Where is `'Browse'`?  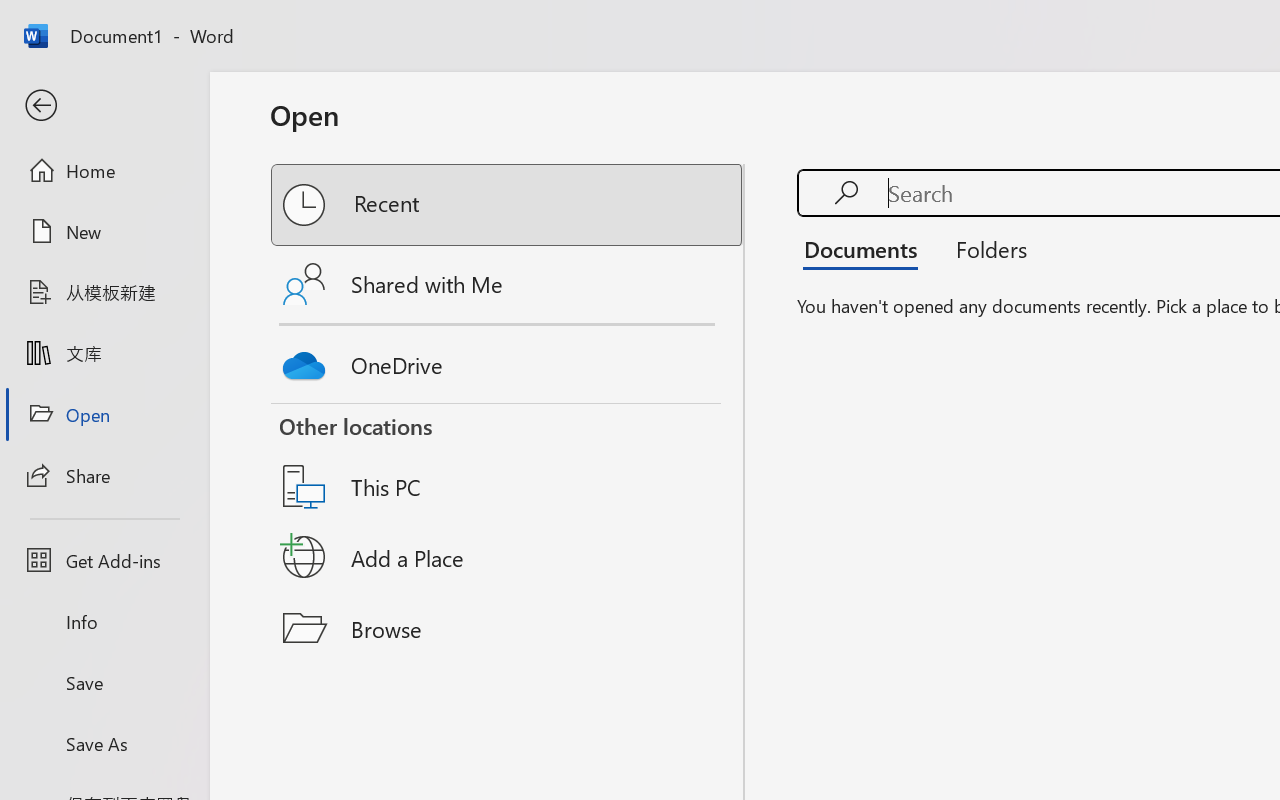 'Browse' is located at coordinates (508, 628).